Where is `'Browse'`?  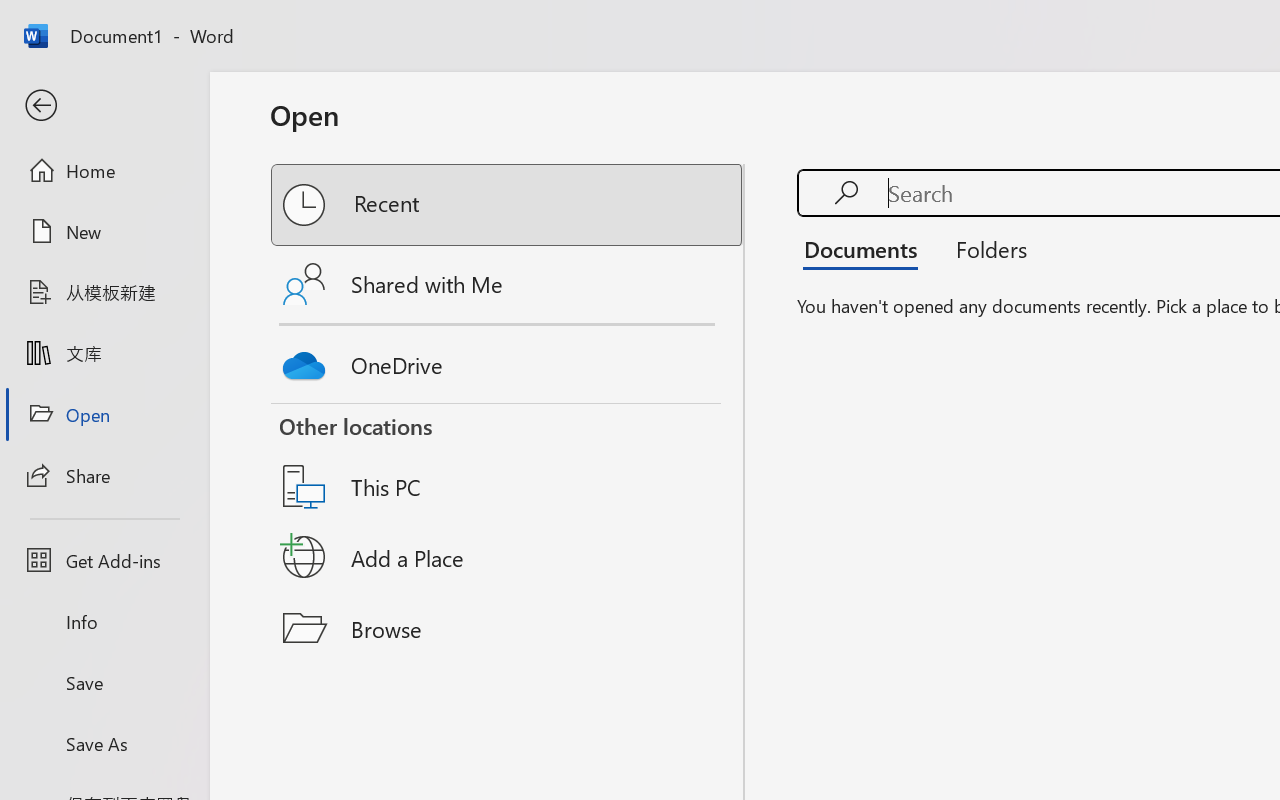 'Browse' is located at coordinates (508, 628).